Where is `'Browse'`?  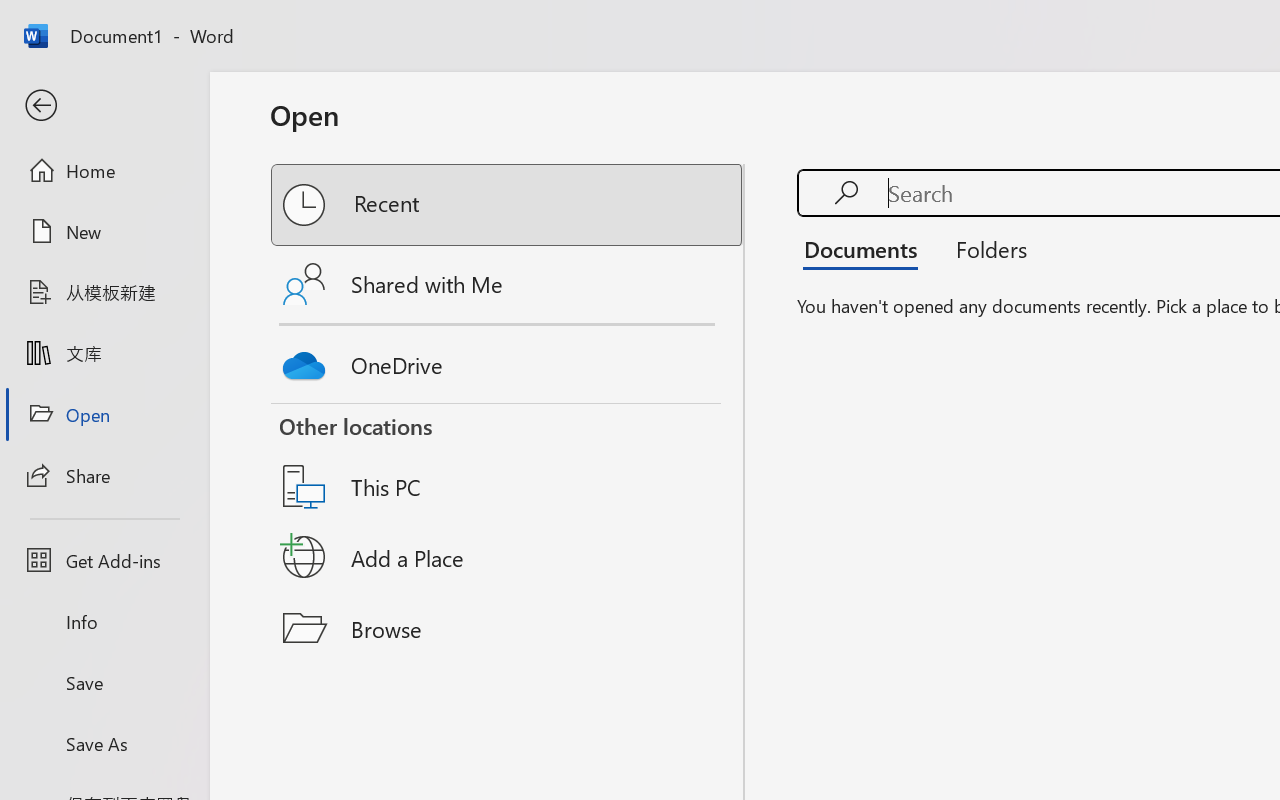 'Browse' is located at coordinates (508, 628).